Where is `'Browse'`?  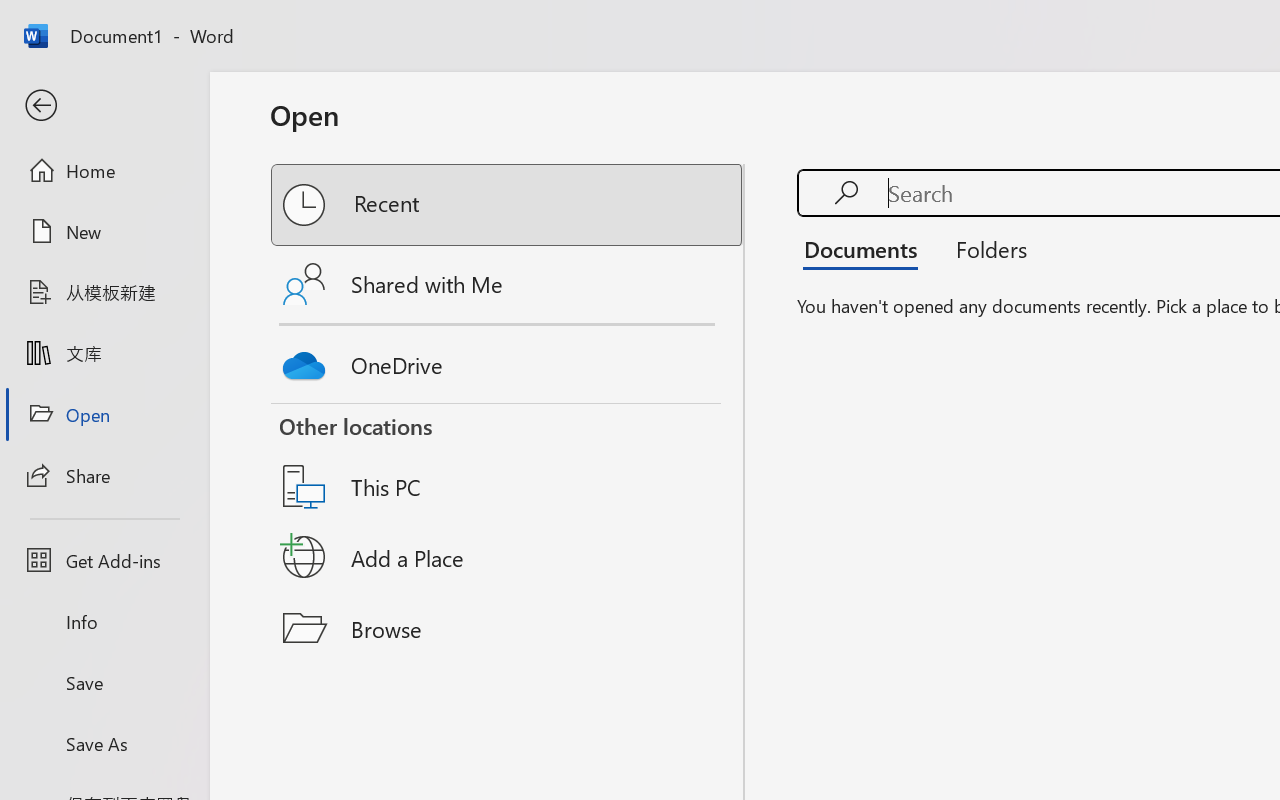 'Browse' is located at coordinates (508, 628).